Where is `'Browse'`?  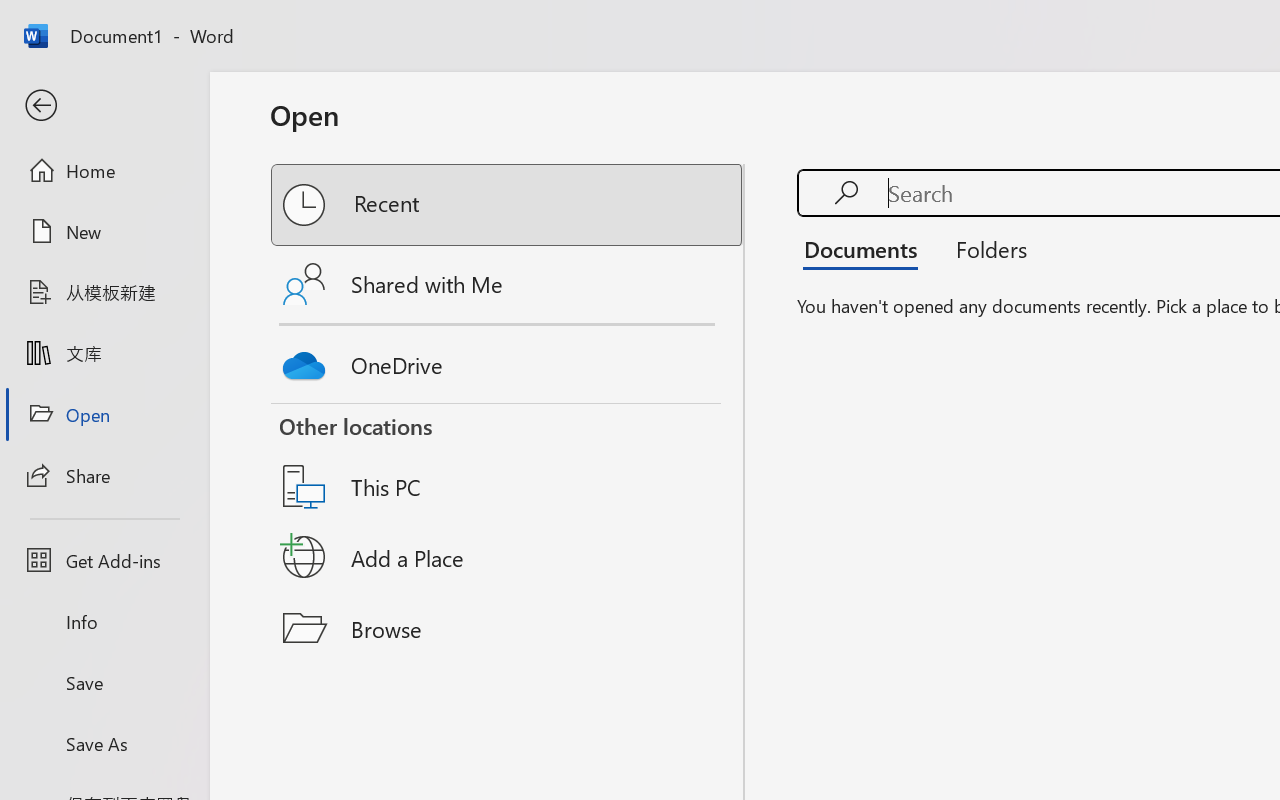 'Browse' is located at coordinates (508, 628).